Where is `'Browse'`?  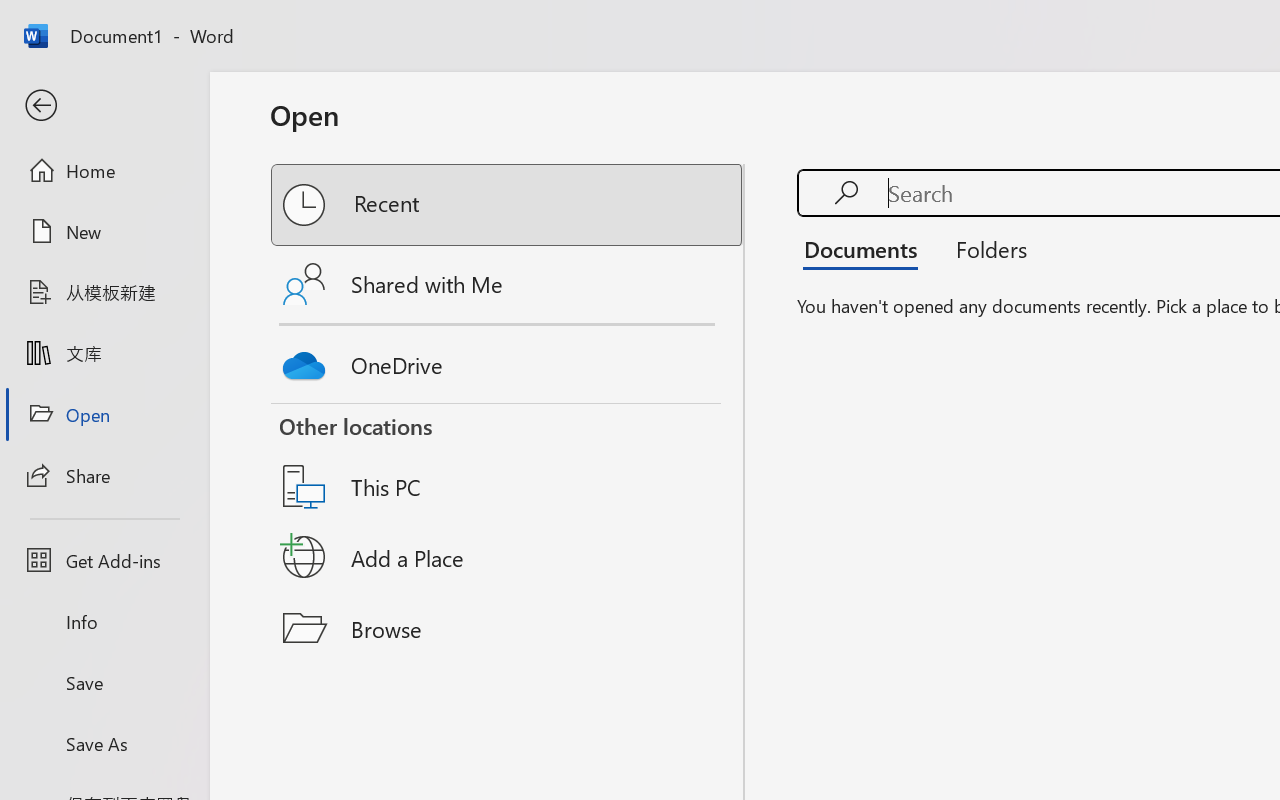 'Browse' is located at coordinates (508, 628).